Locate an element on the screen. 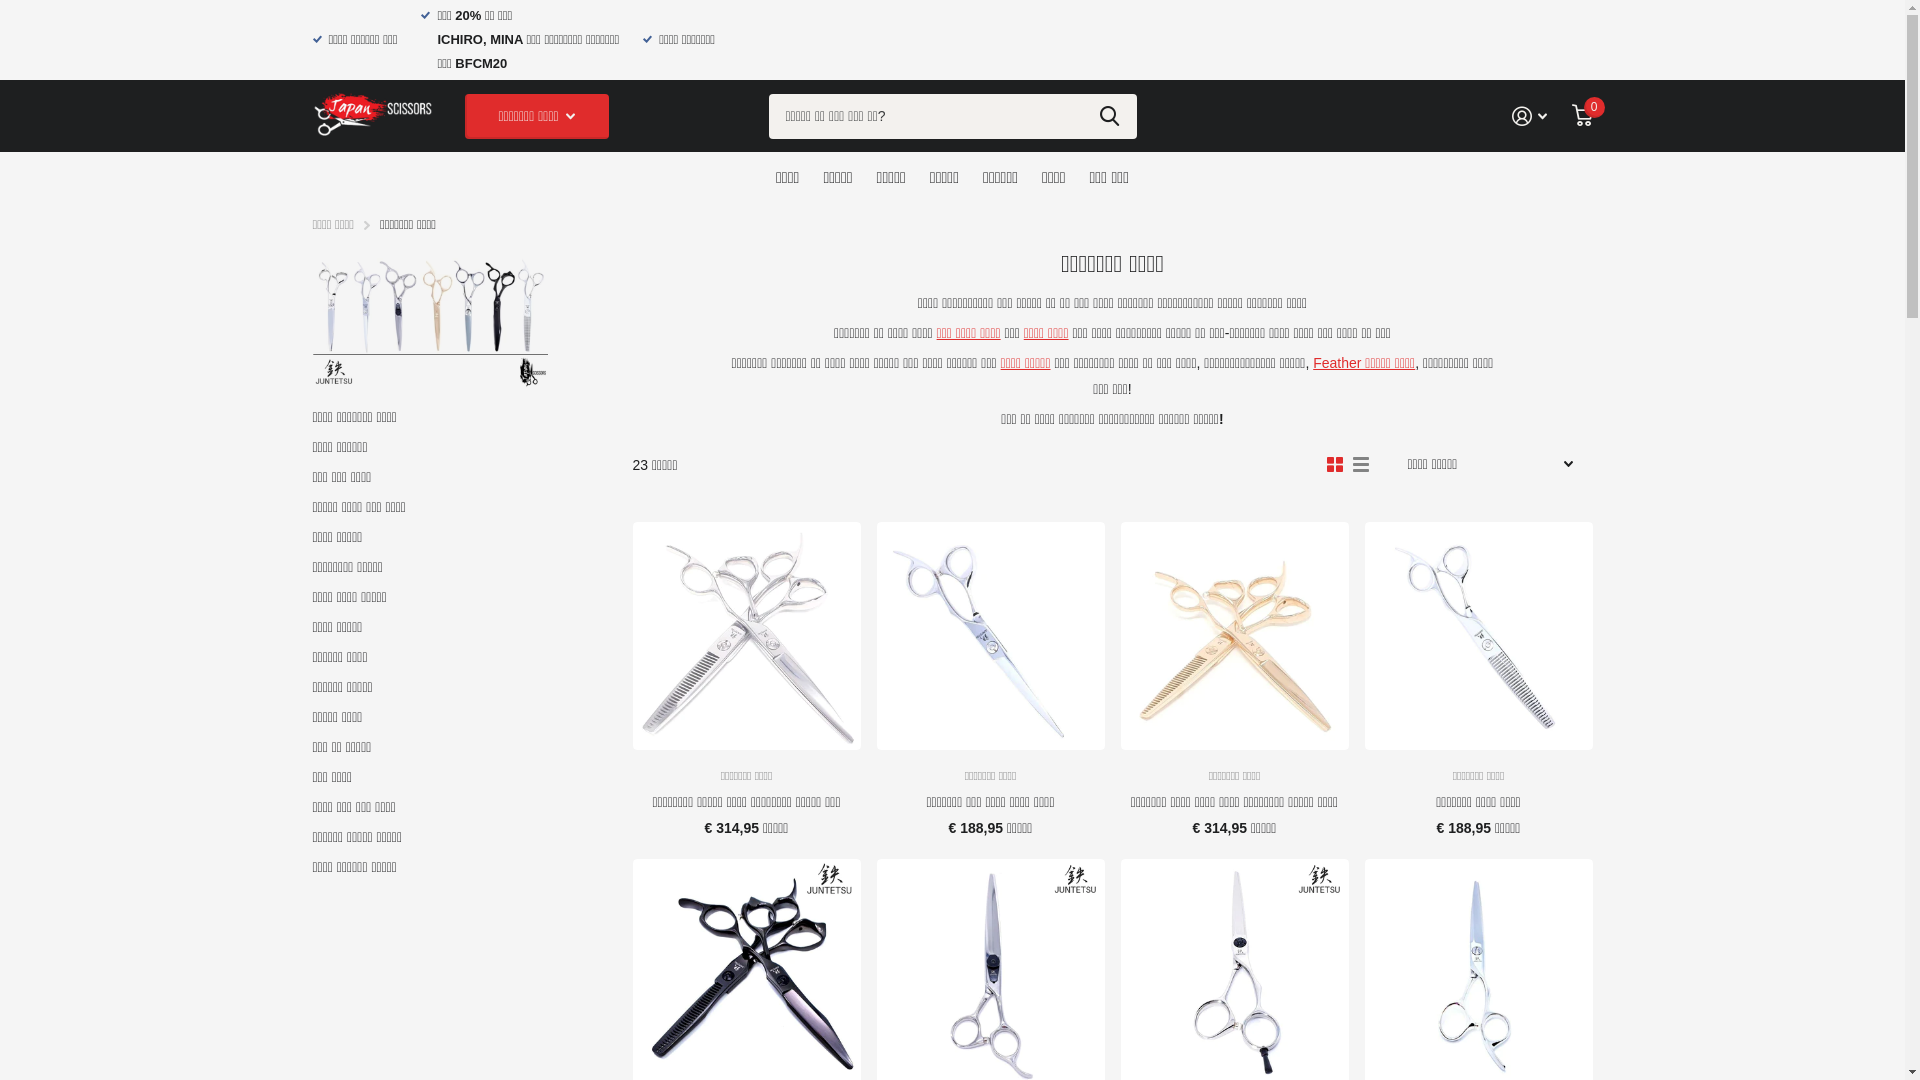 This screenshot has height=1080, width=1920. '0' is located at coordinates (1581, 115).